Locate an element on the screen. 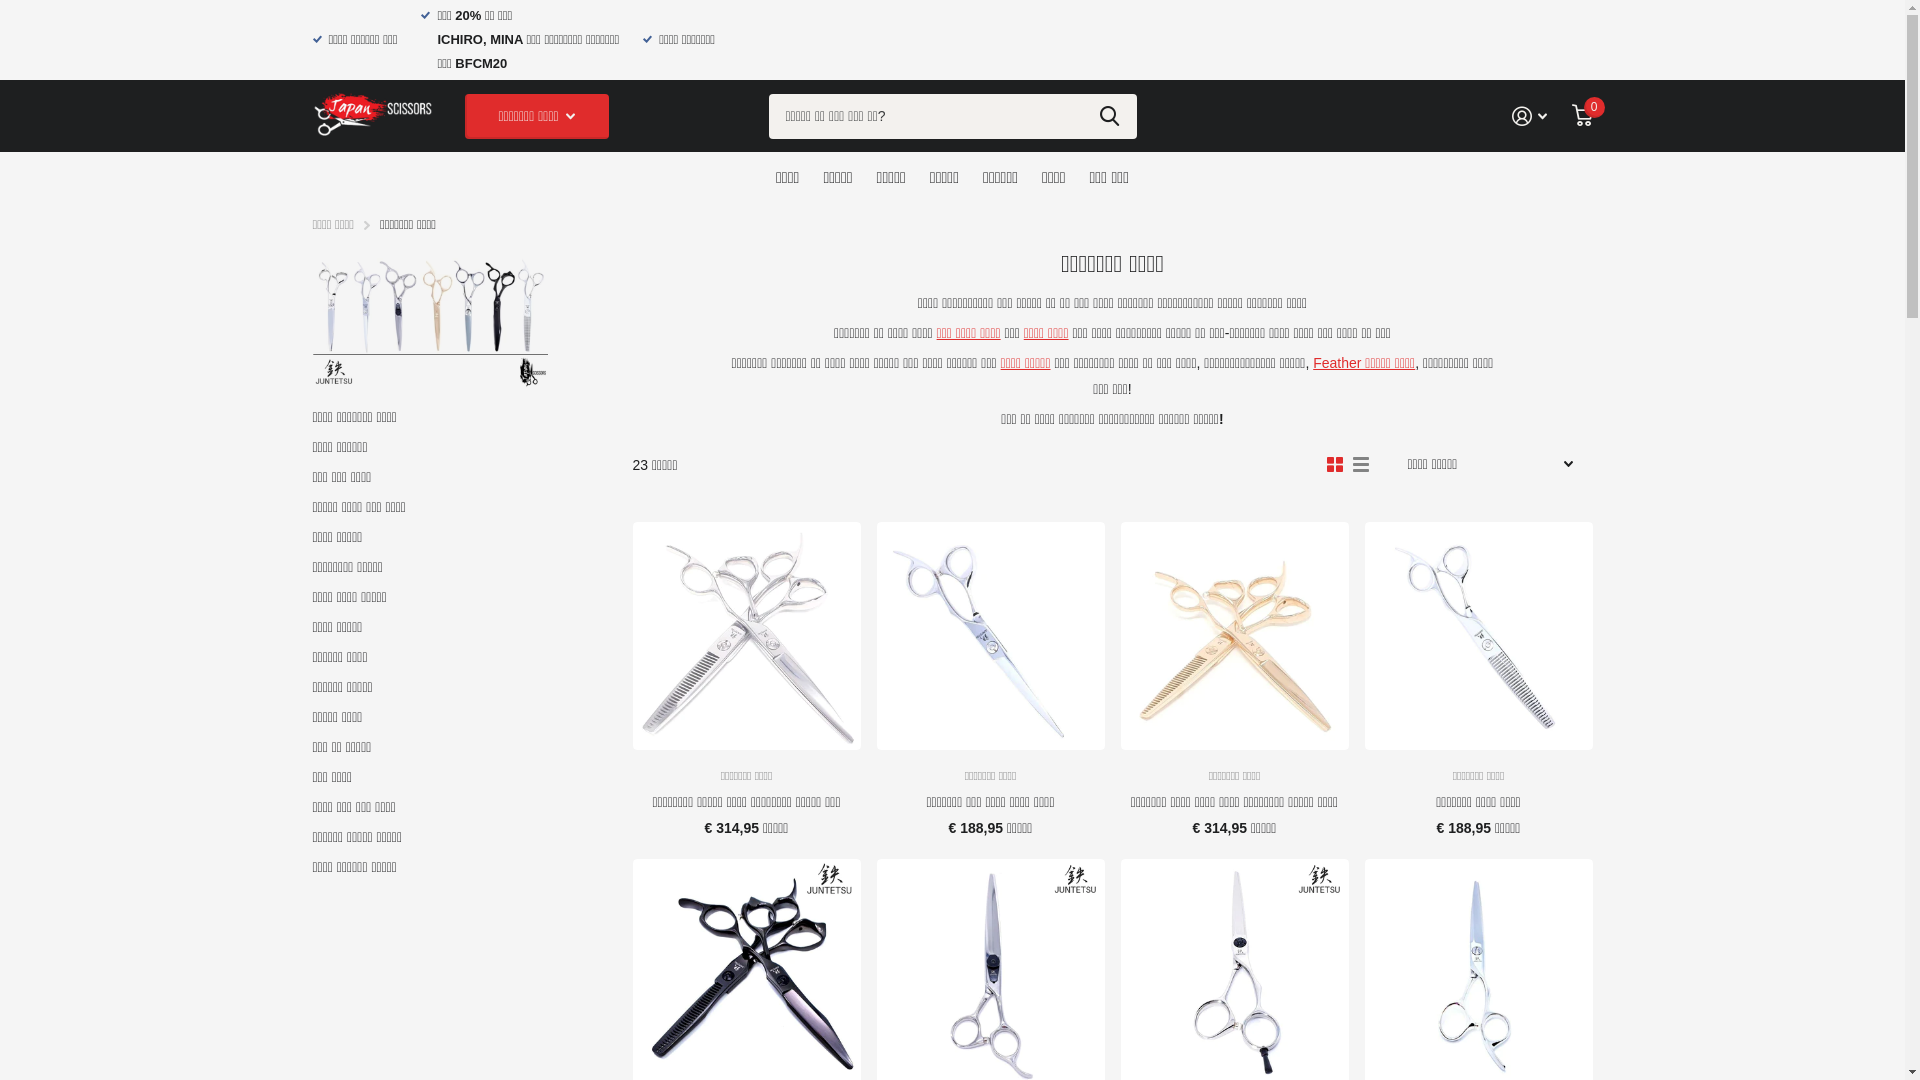 This screenshot has height=1080, width=1920. '0' is located at coordinates (1581, 115).